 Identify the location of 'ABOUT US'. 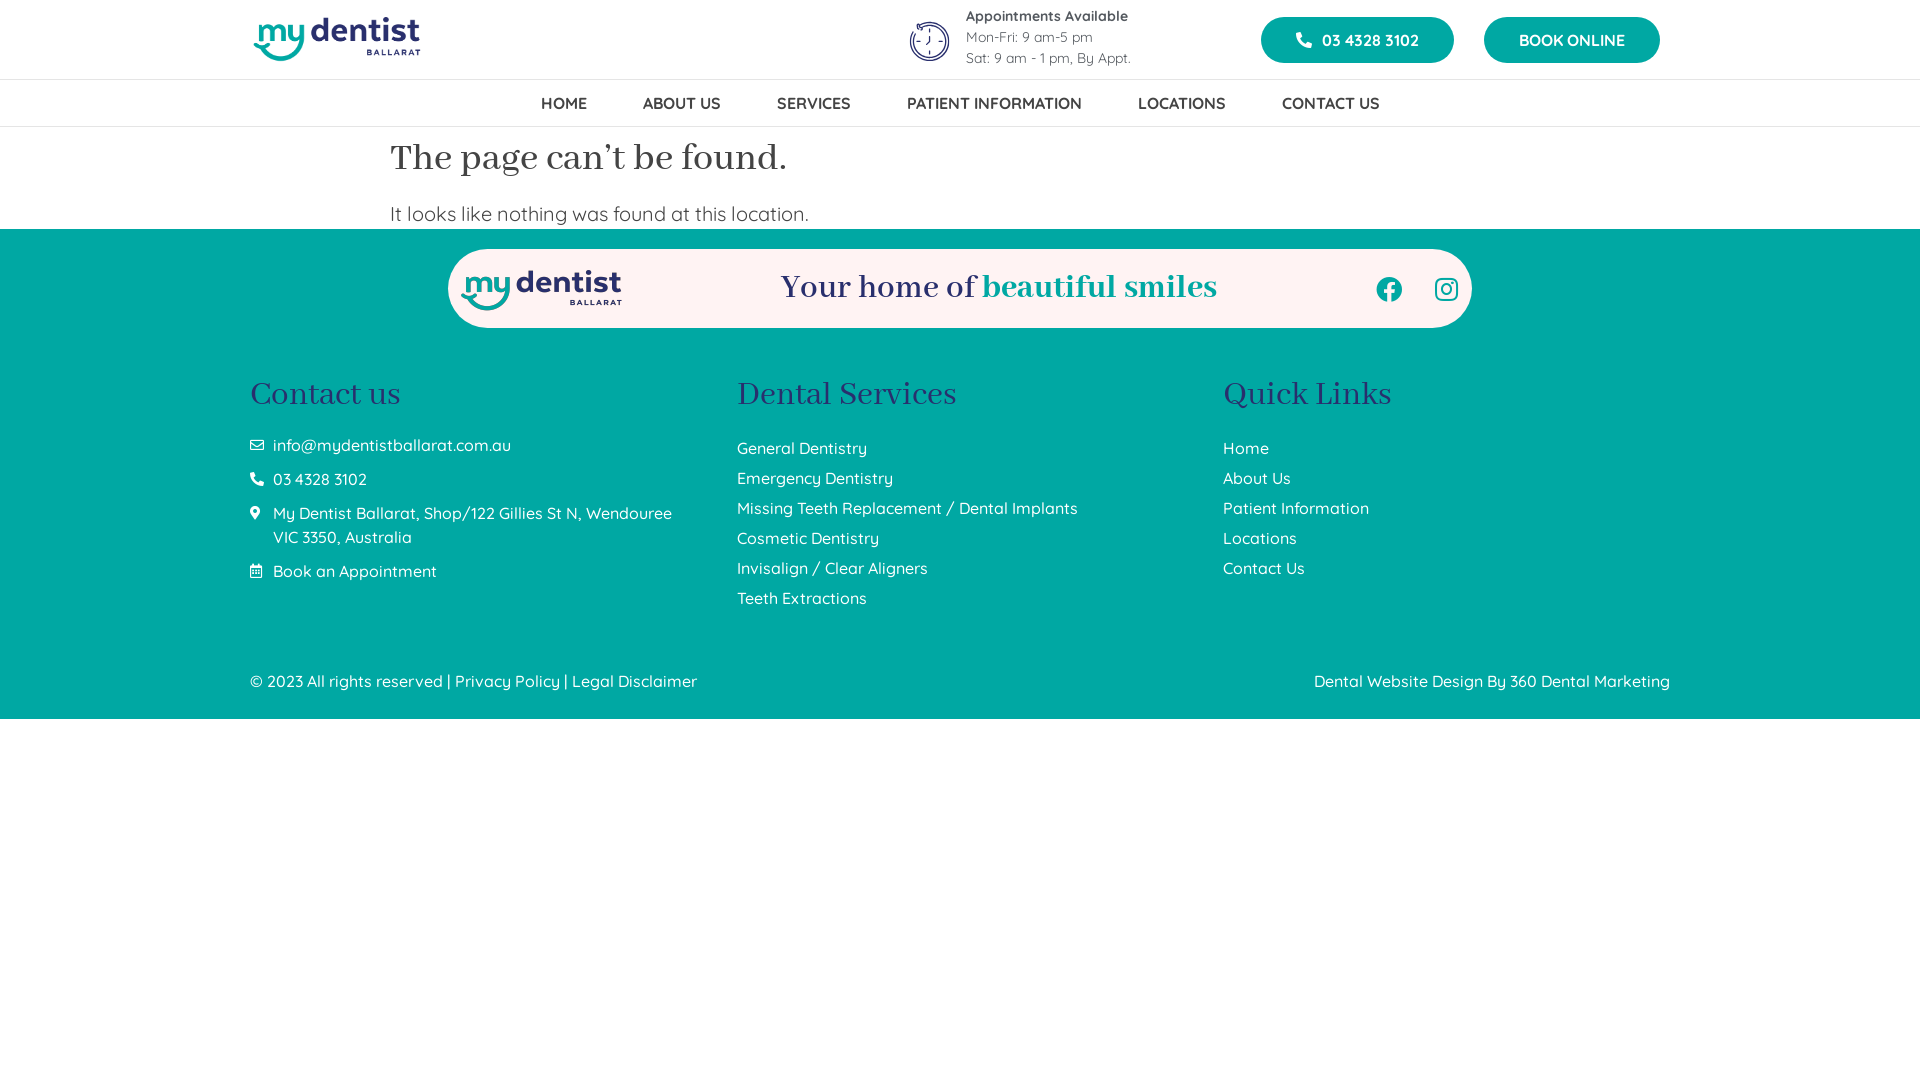
(681, 103).